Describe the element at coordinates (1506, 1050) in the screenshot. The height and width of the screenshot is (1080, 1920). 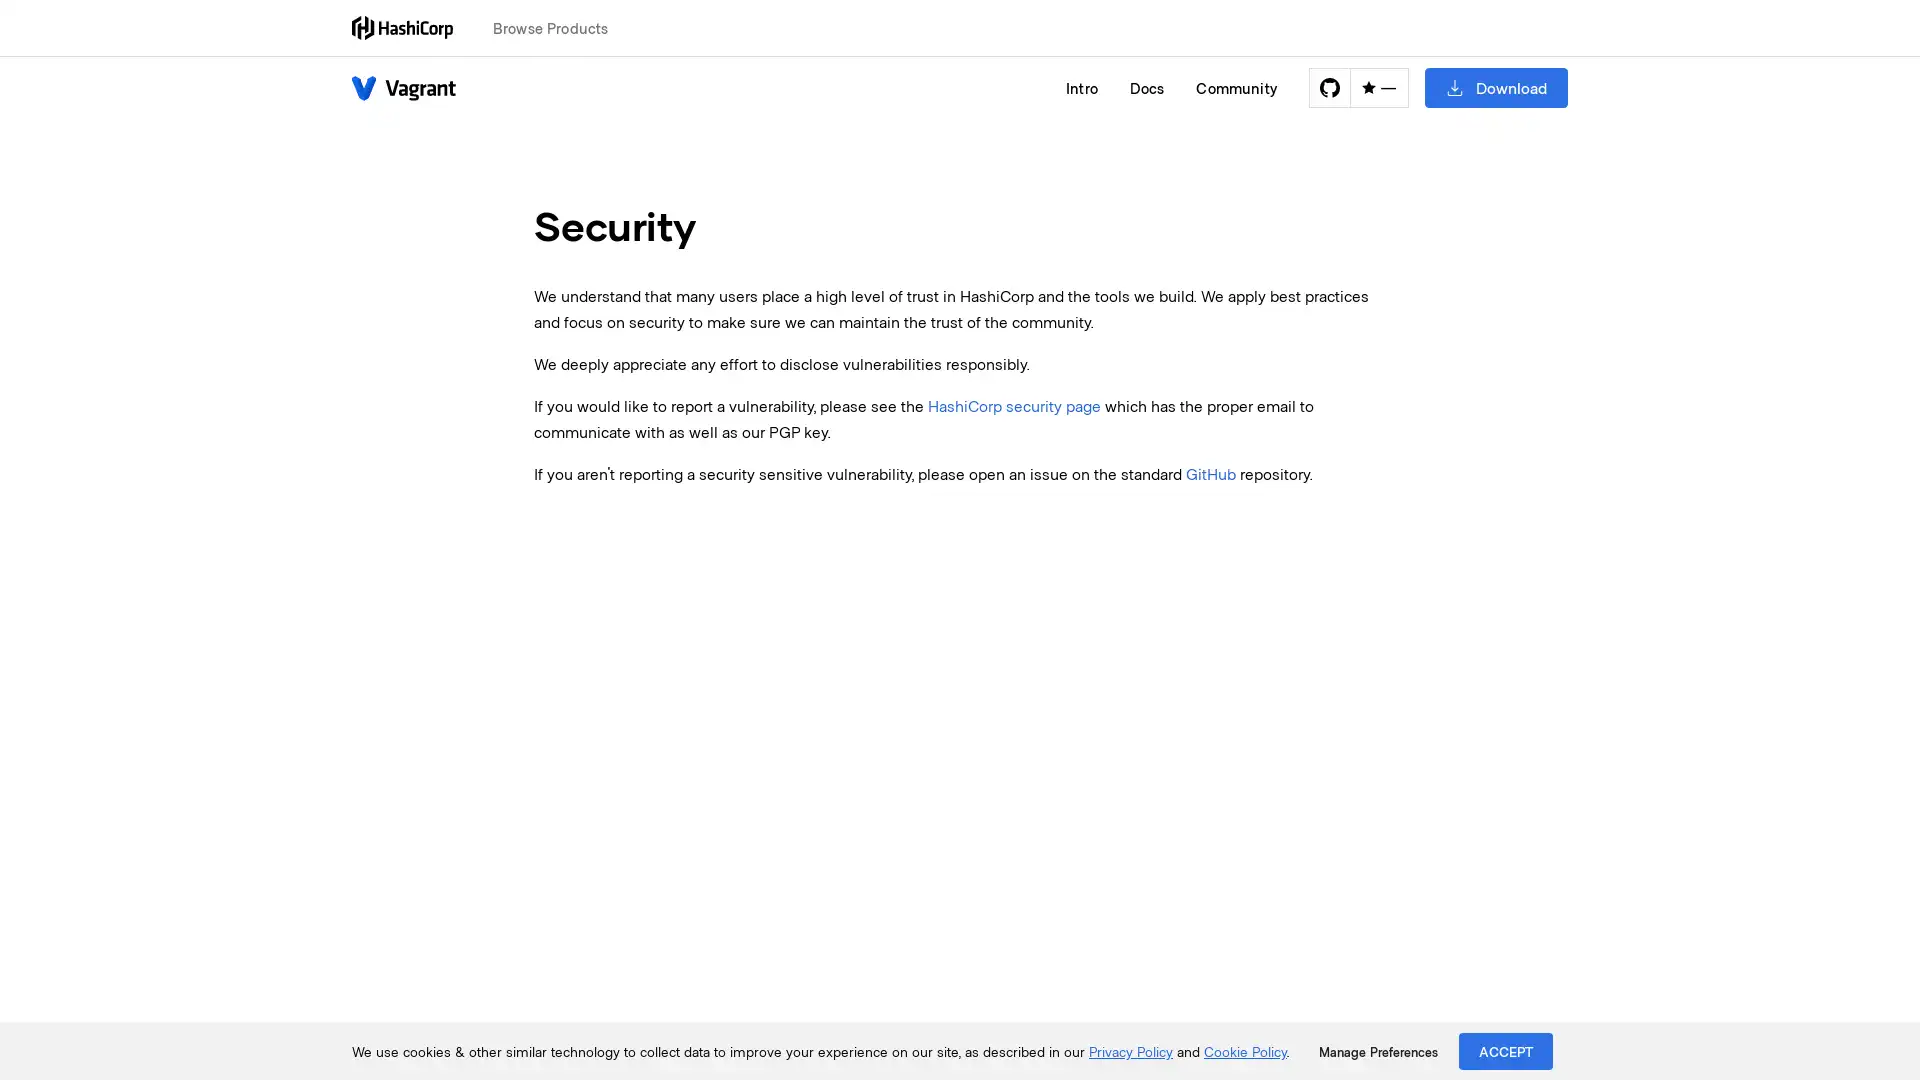
I see `ACCEPT` at that location.